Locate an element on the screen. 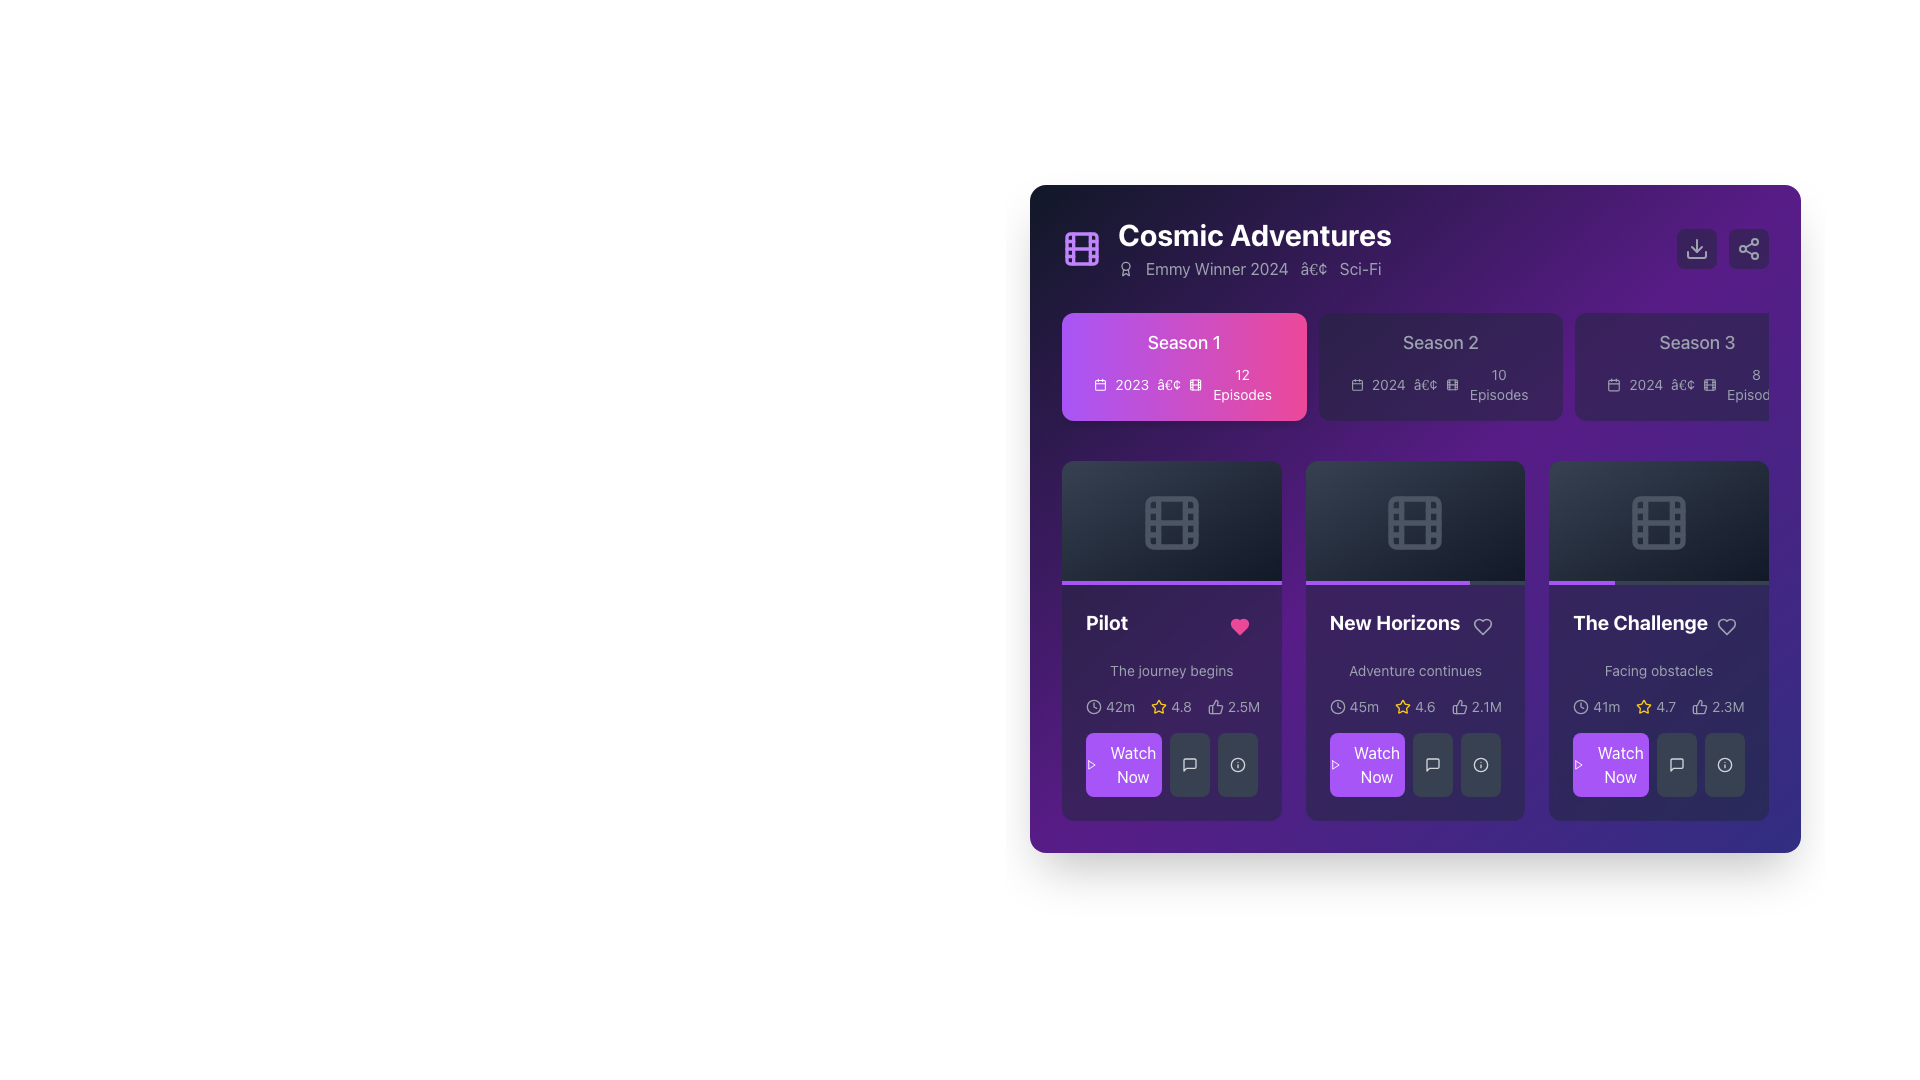 The width and height of the screenshot is (1920, 1080). the text and icon element displaying '2024 • 8 Episodes' located in the 'Season 3' card, which is positioned below the title 'Season 3' is located at coordinates (1696, 385).